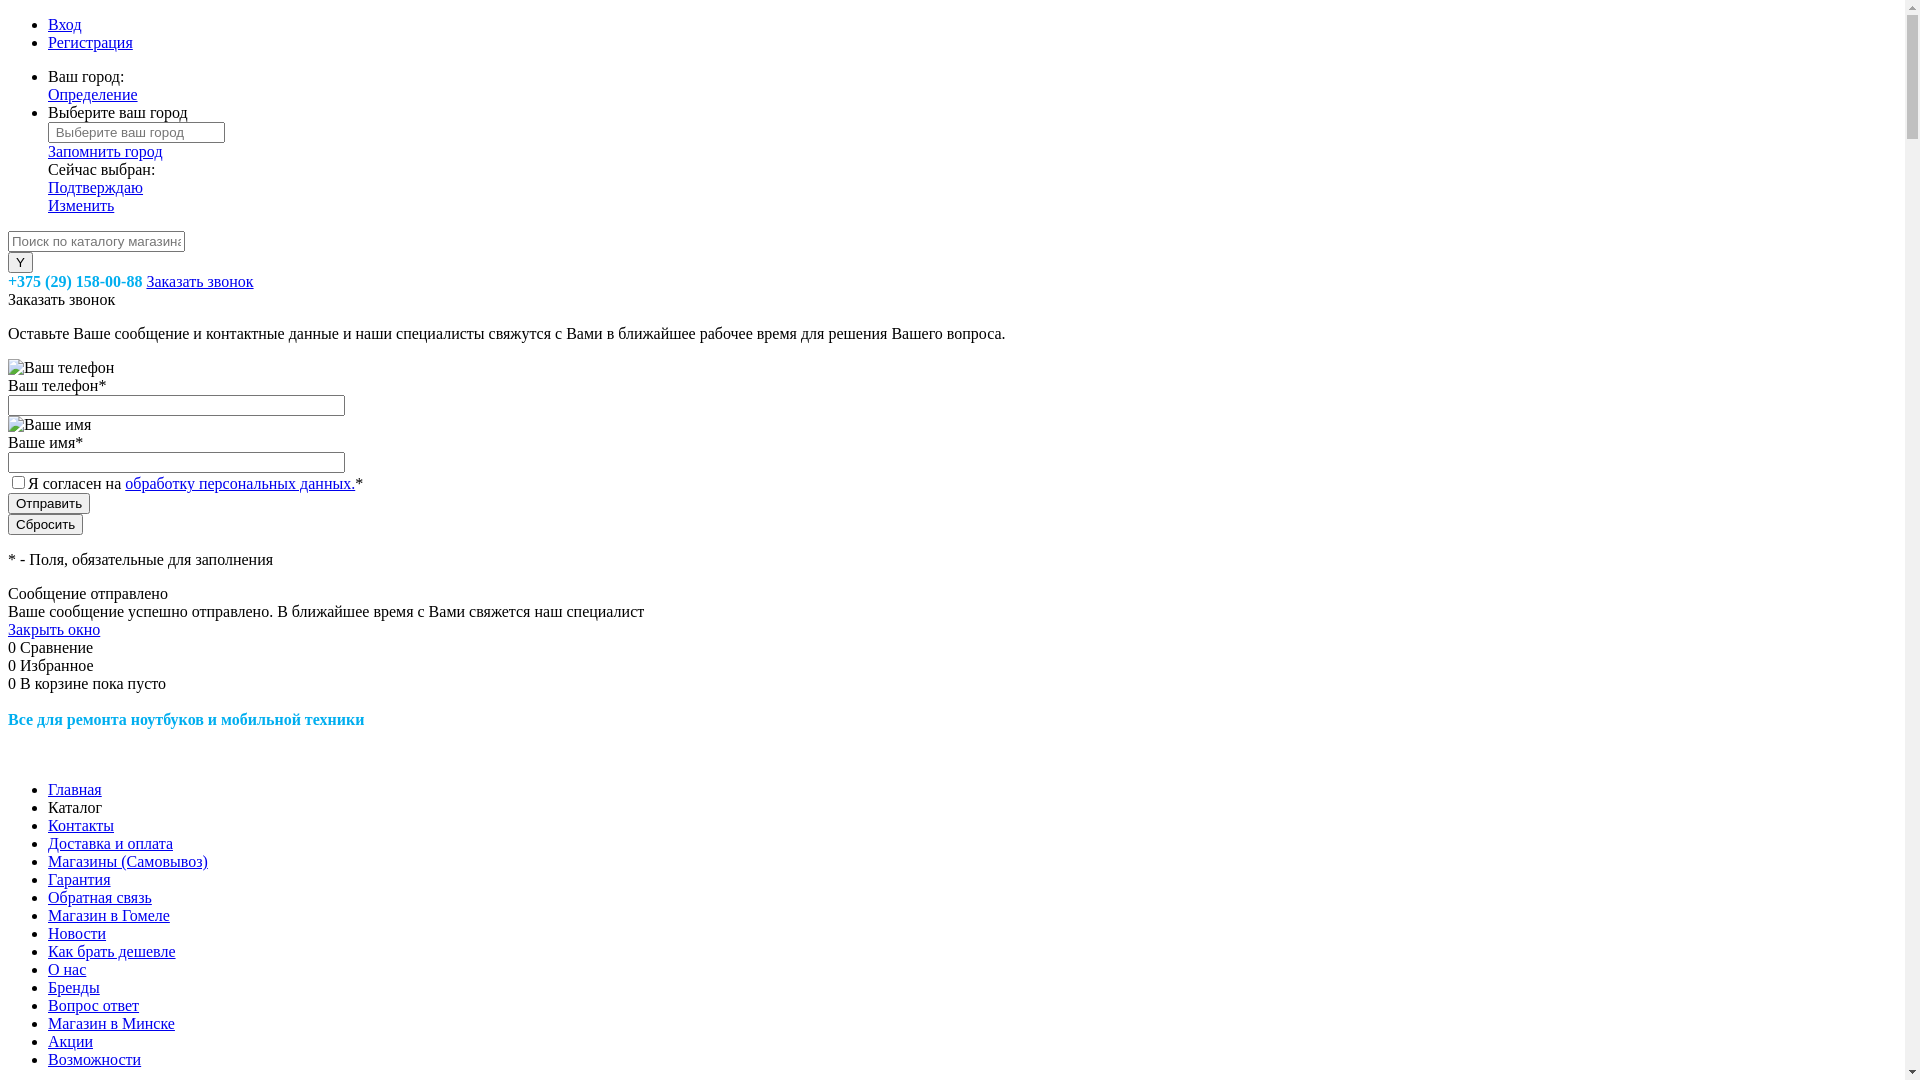  I want to click on 'Y', so click(20, 261).